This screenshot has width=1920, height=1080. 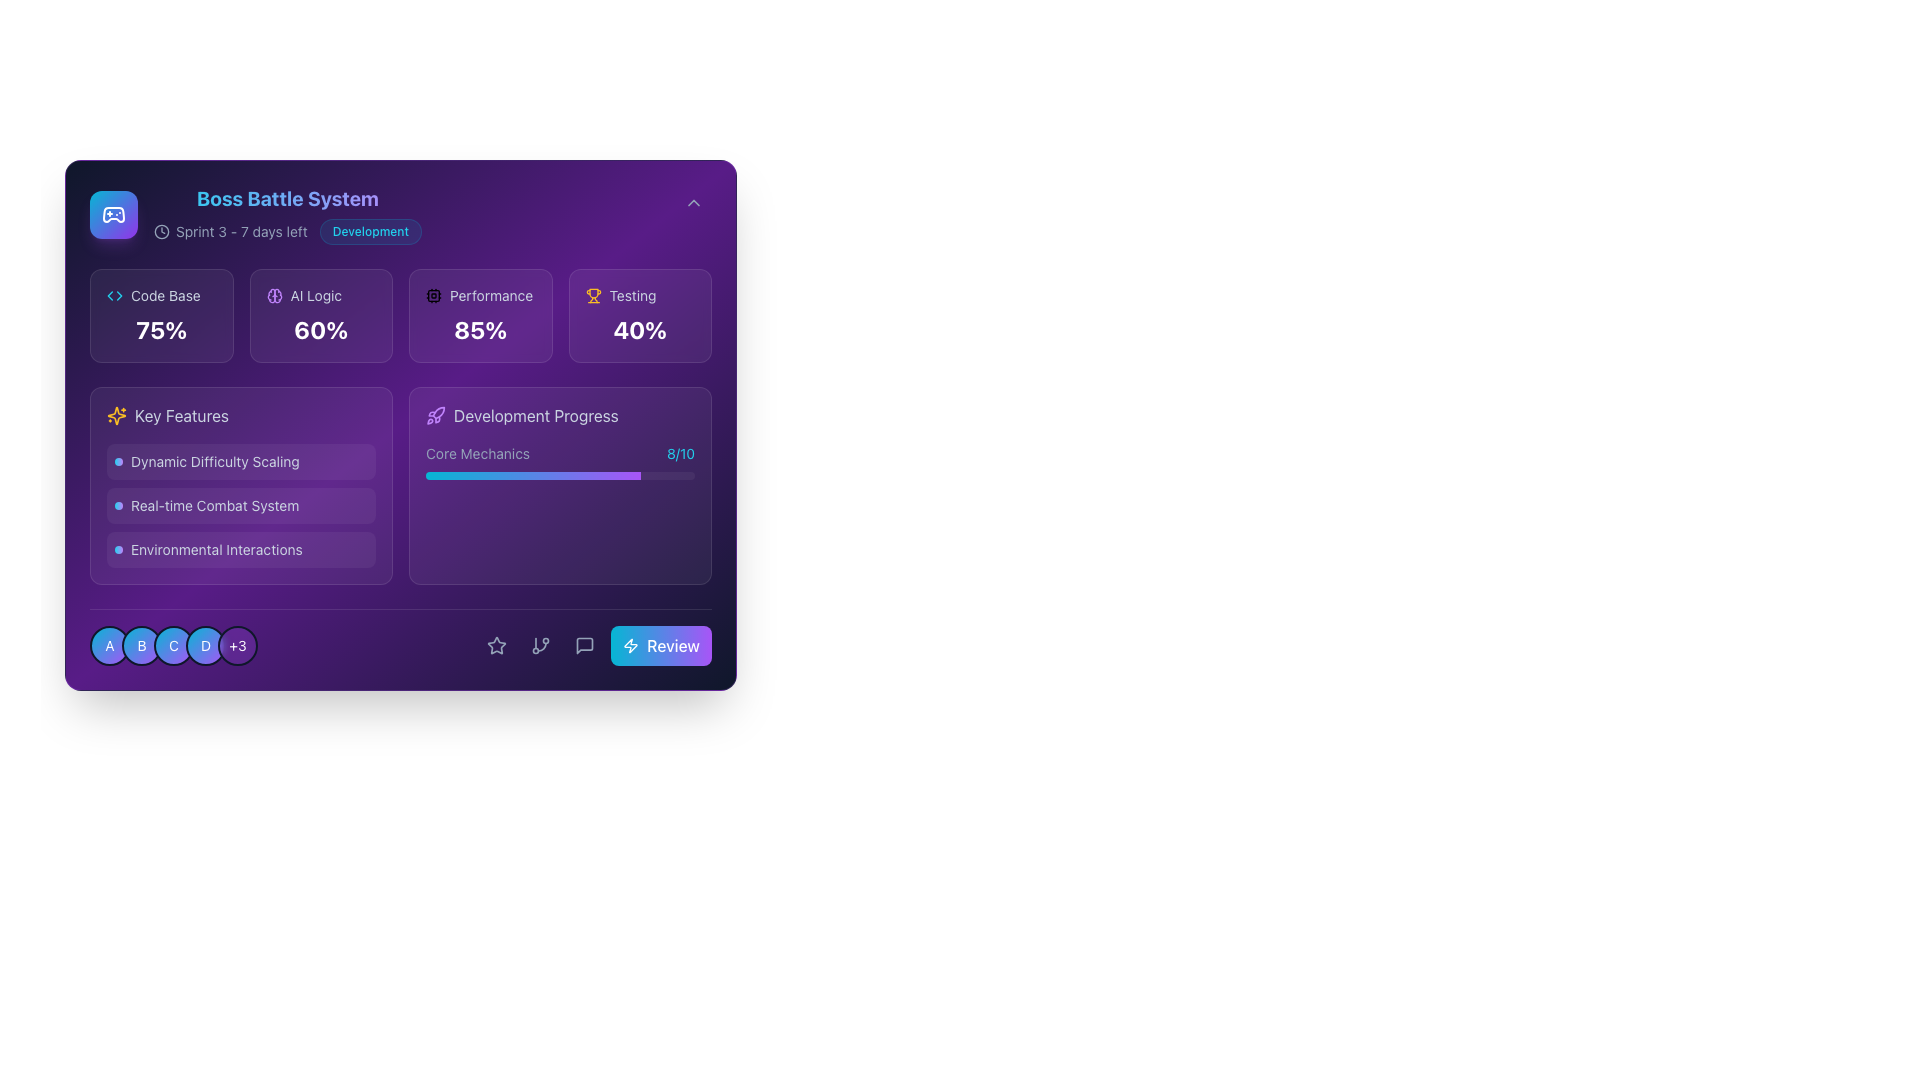 I want to click on the details of the 'Performance' icon, which visually represents computational performance and is positioned to the left of the text 'Performance', so click(x=432, y=296).